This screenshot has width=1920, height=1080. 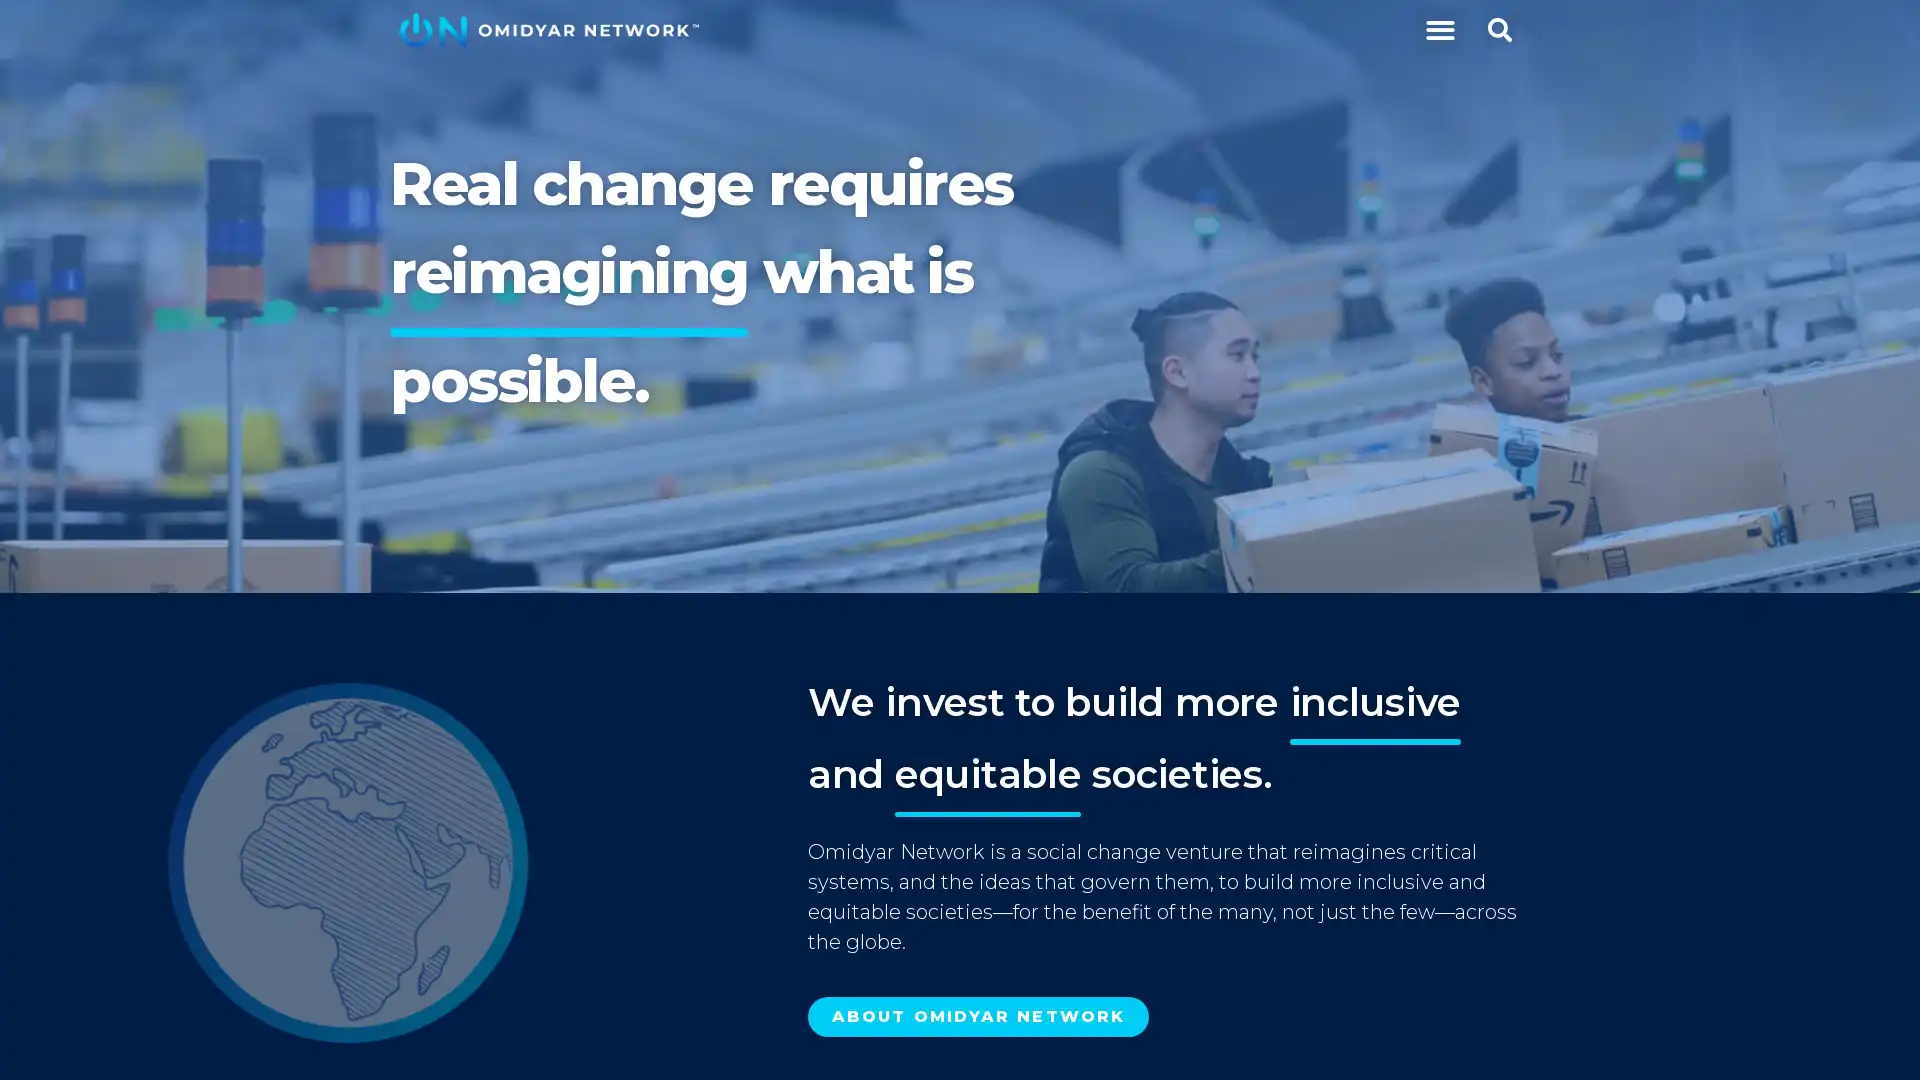 I want to click on ABOUT OMIDYAR NETWORK, so click(x=978, y=1017).